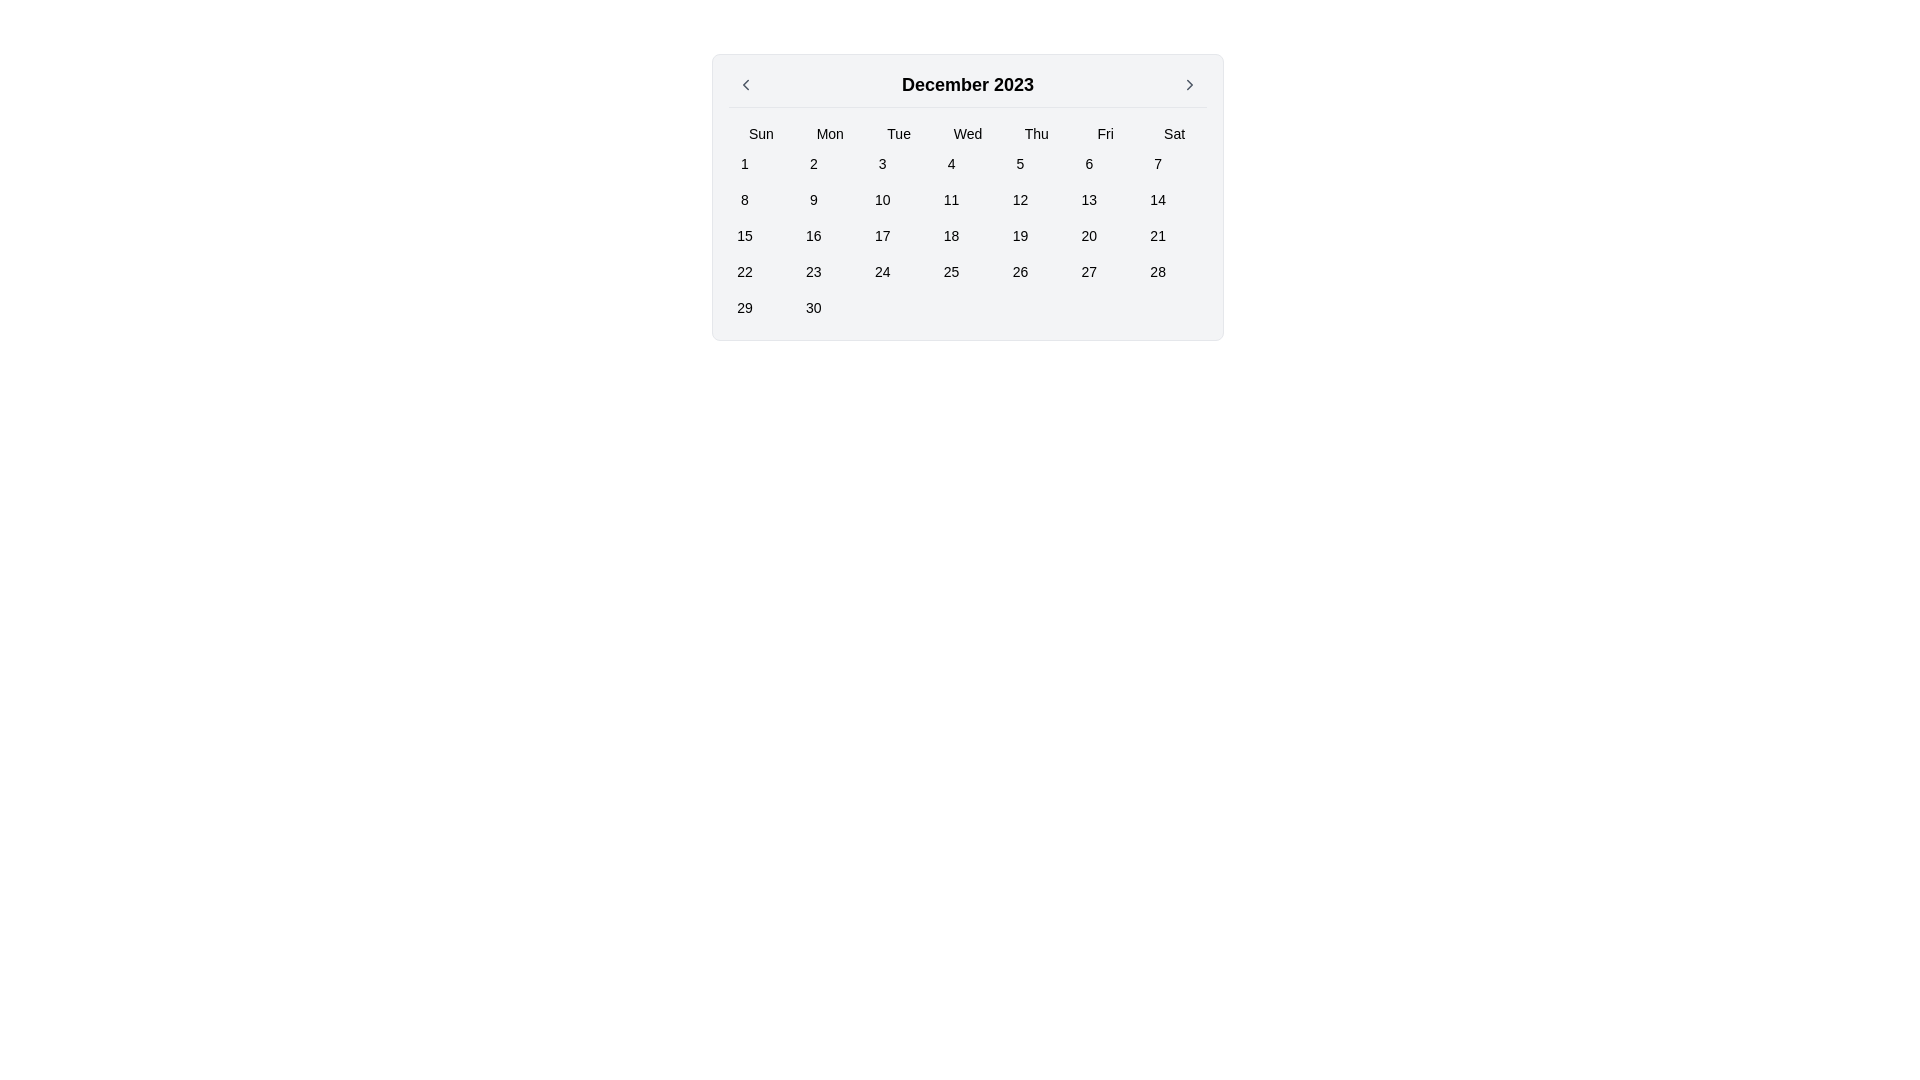 This screenshot has height=1080, width=1920. Describe the element at coordinates (1019, 234) in the screenshot. I see `the clickable calendar day button displaying the number '19'` at that location.